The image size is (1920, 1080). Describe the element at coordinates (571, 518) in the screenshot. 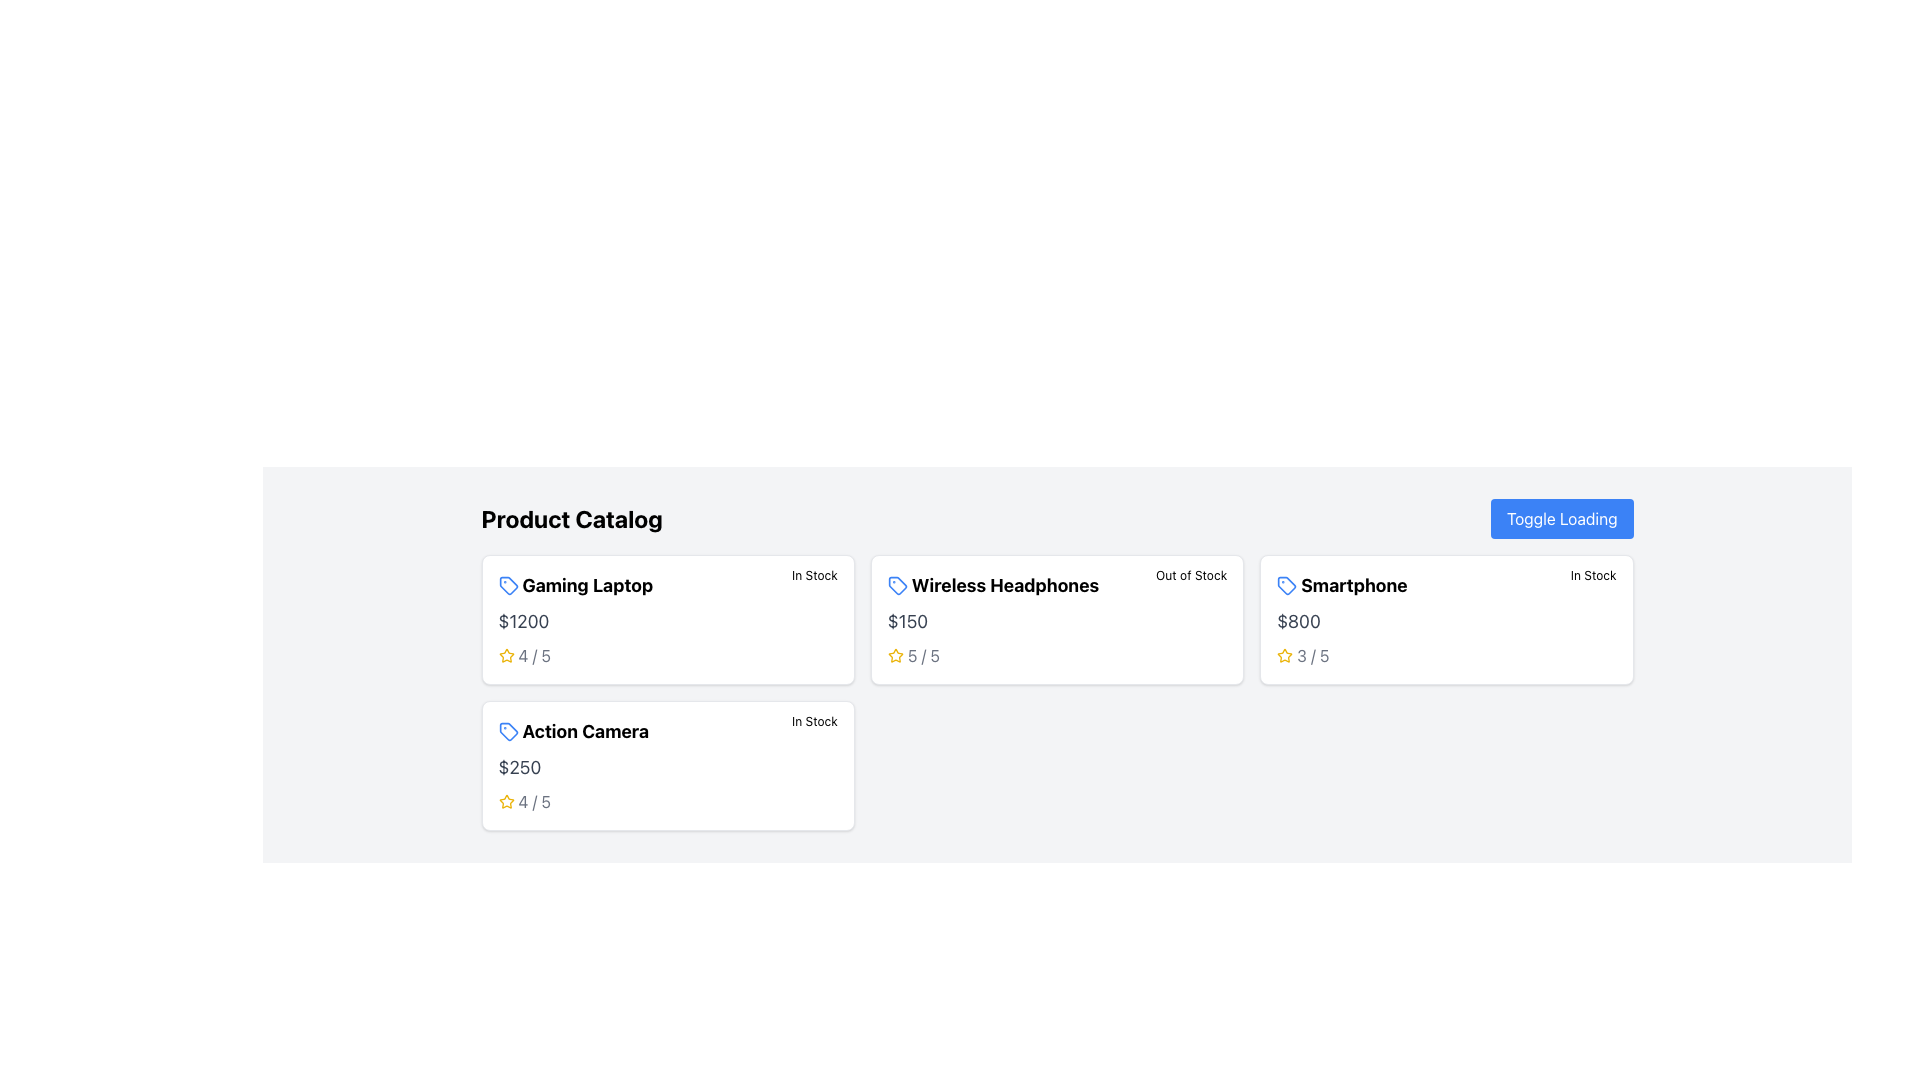

I see `text of the Text Label (Heading) displaying 'Product Catalog', which is positioned at the top left of the product section` at that location.